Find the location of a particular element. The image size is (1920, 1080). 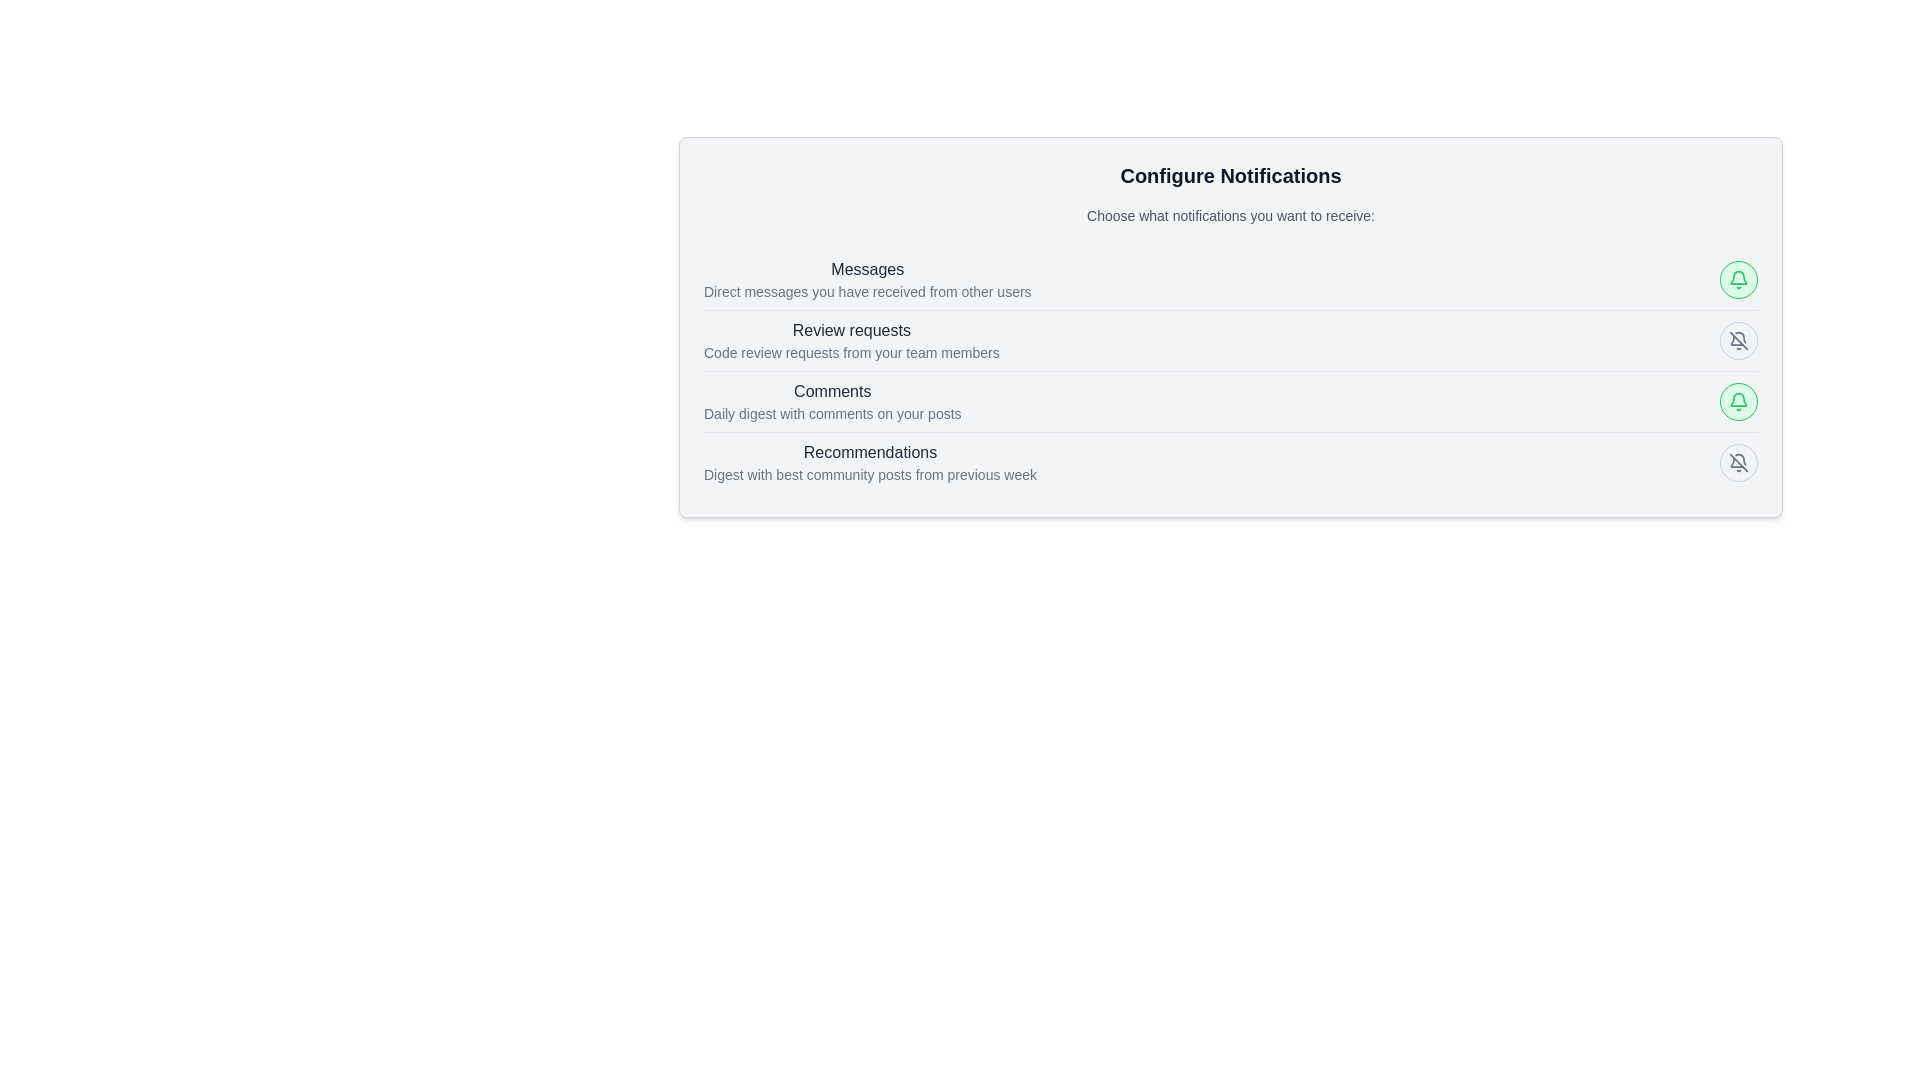

the circular button with a green border and light green background containing a bell icon in the top-right corner of the 'Comments' section is located at coordinates (1737, 401).